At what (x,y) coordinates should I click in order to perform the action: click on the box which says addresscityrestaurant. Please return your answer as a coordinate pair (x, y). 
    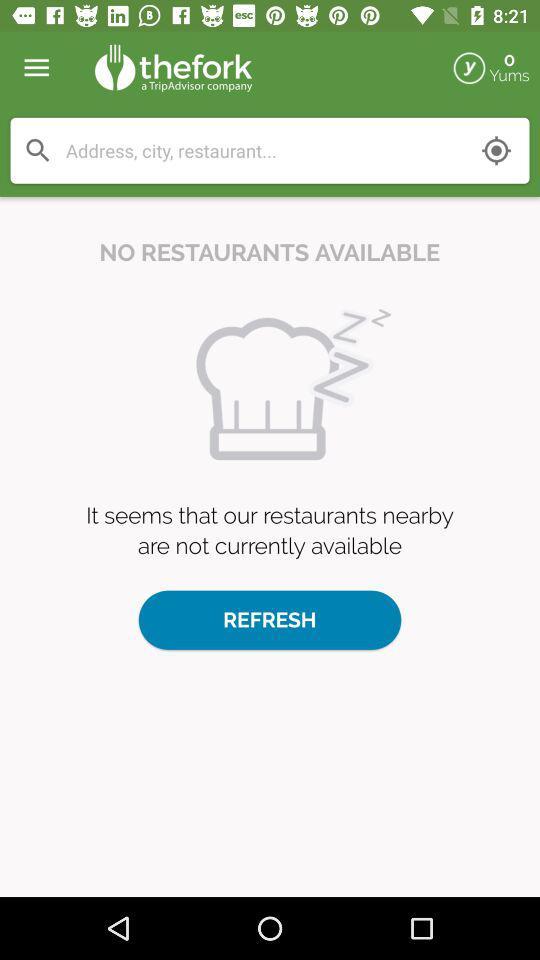
    Looking at the image, I should click on (270, 150).